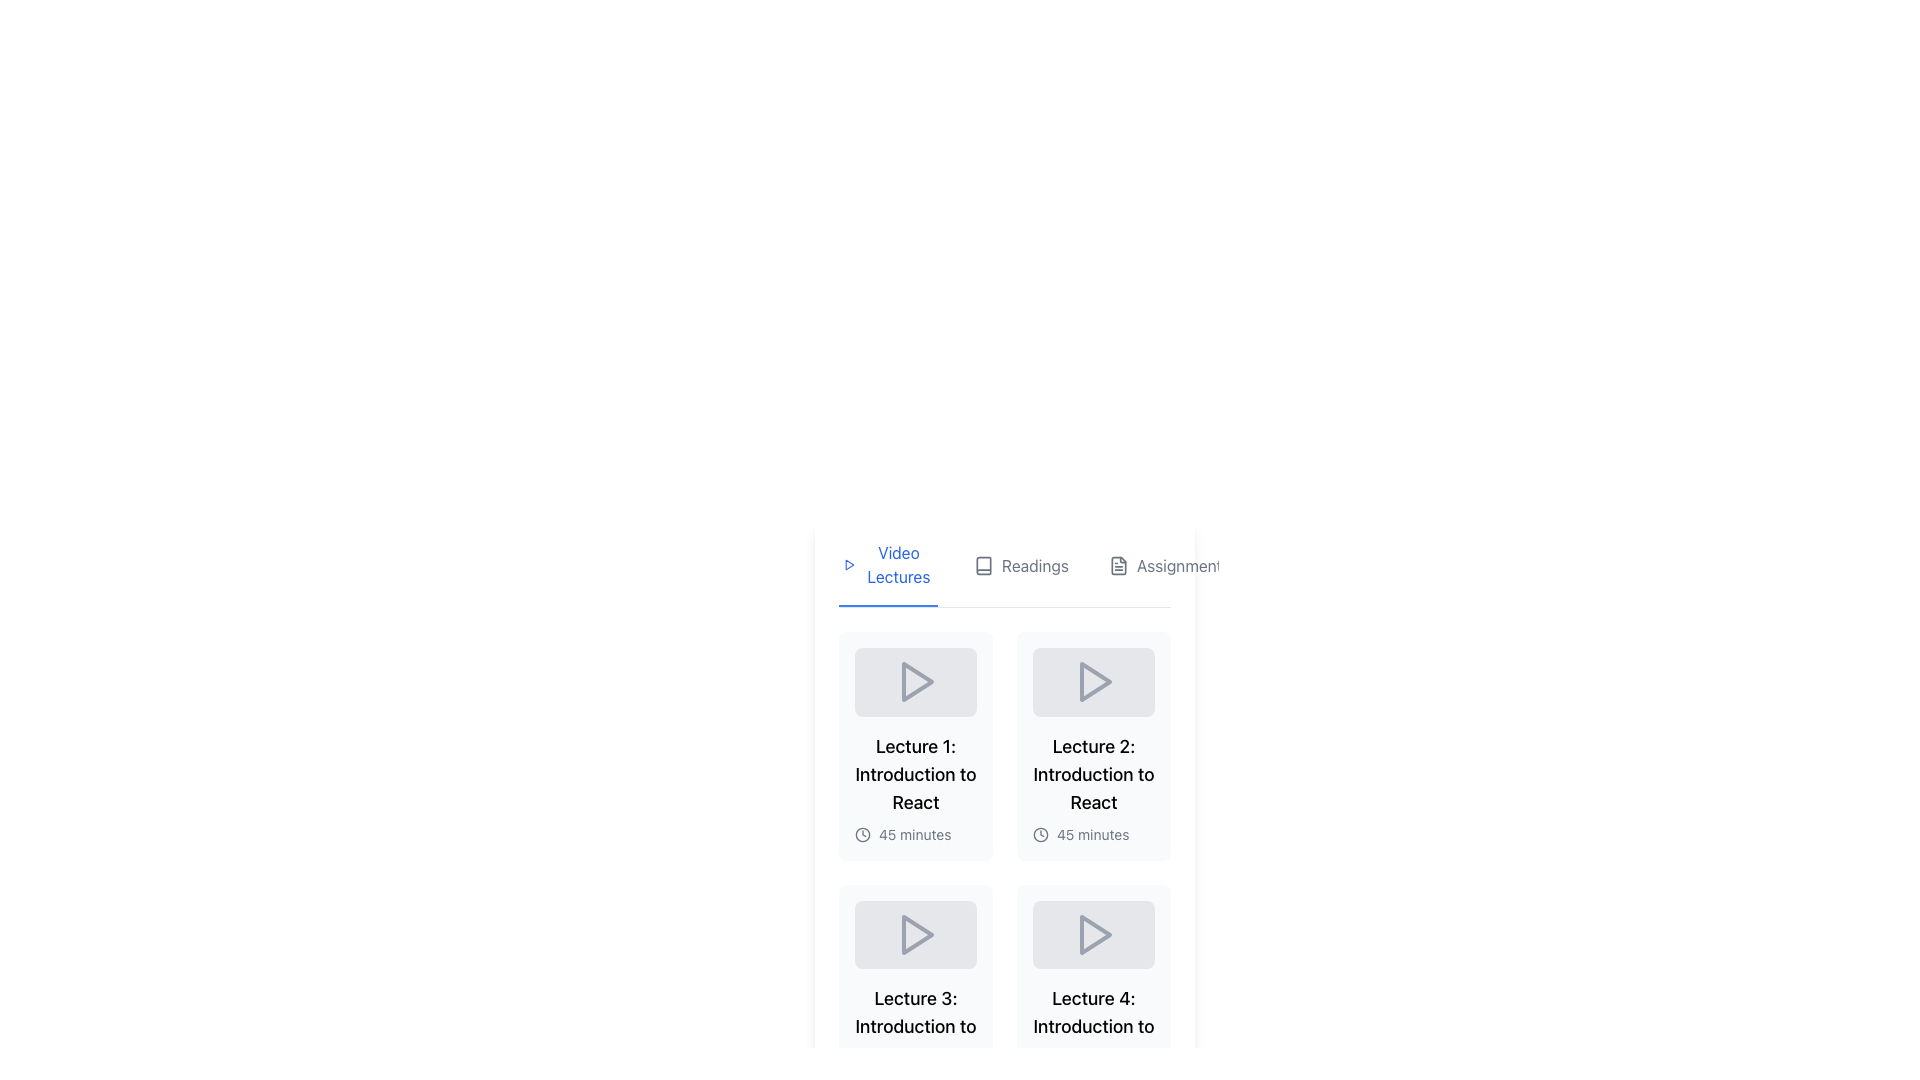  What do you see at coordinates (915, 681) in the screenshot?
I see `the triangular play icon button in the top-left card of the 'Video Lectures' grid layout` at bounding box center [915, 681].